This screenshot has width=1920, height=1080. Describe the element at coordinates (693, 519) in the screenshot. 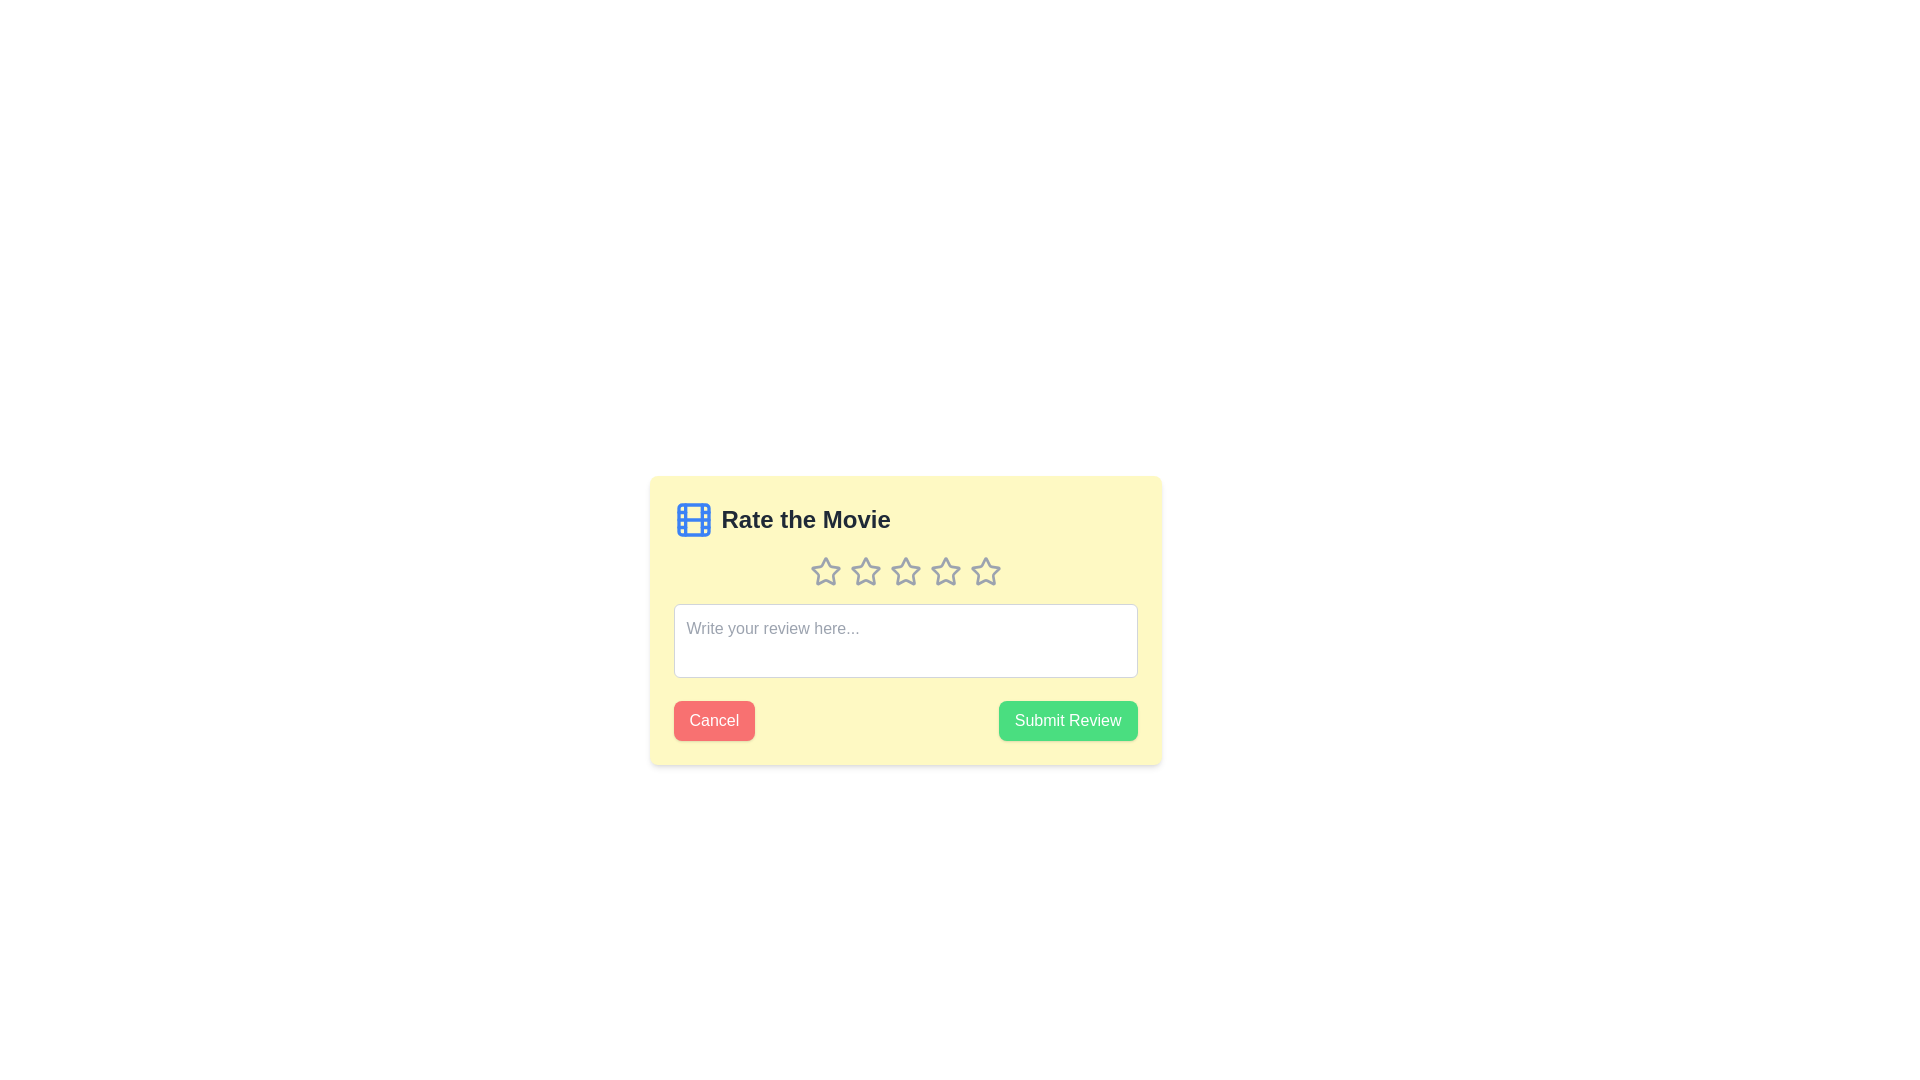

I see `the central section of the filmstrip icon located at the top left part of the interface near the title 'Rate the Movie'` at that location.